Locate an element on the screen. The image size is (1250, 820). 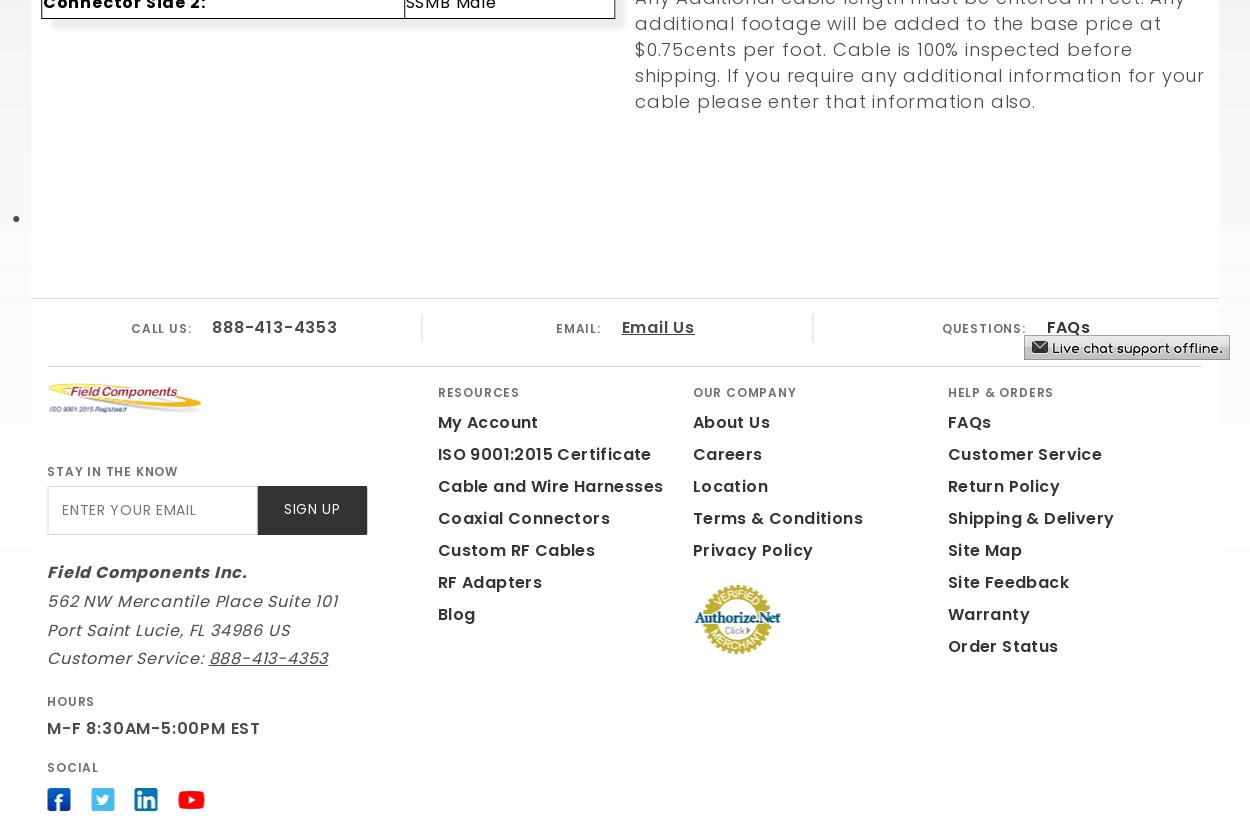
'Stay In The Know' is located at coordinates (111, 471).